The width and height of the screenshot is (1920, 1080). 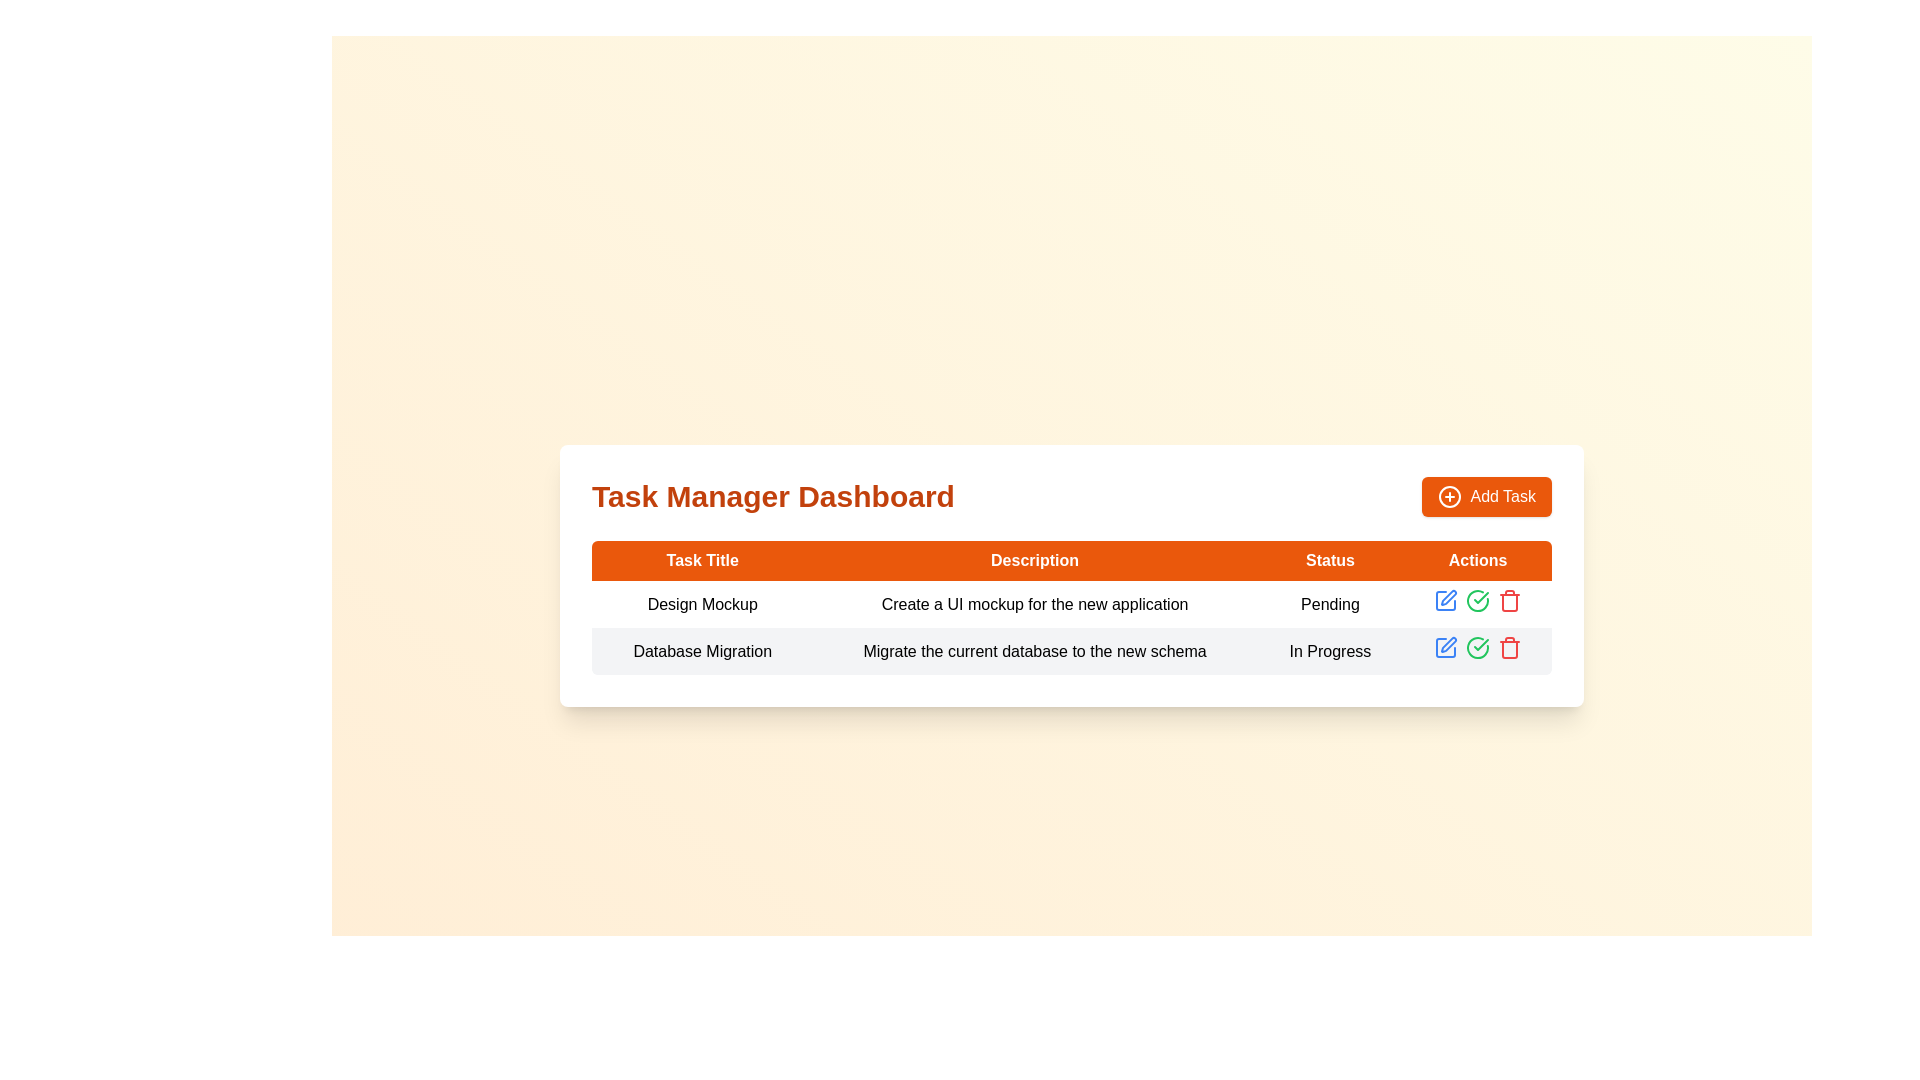 I want to click on the 'Status' text label indicating the current status of the task 'Database Migration' located in the second row of the task table in the Task Manager Dashboard, so click(x=1330, y=651).